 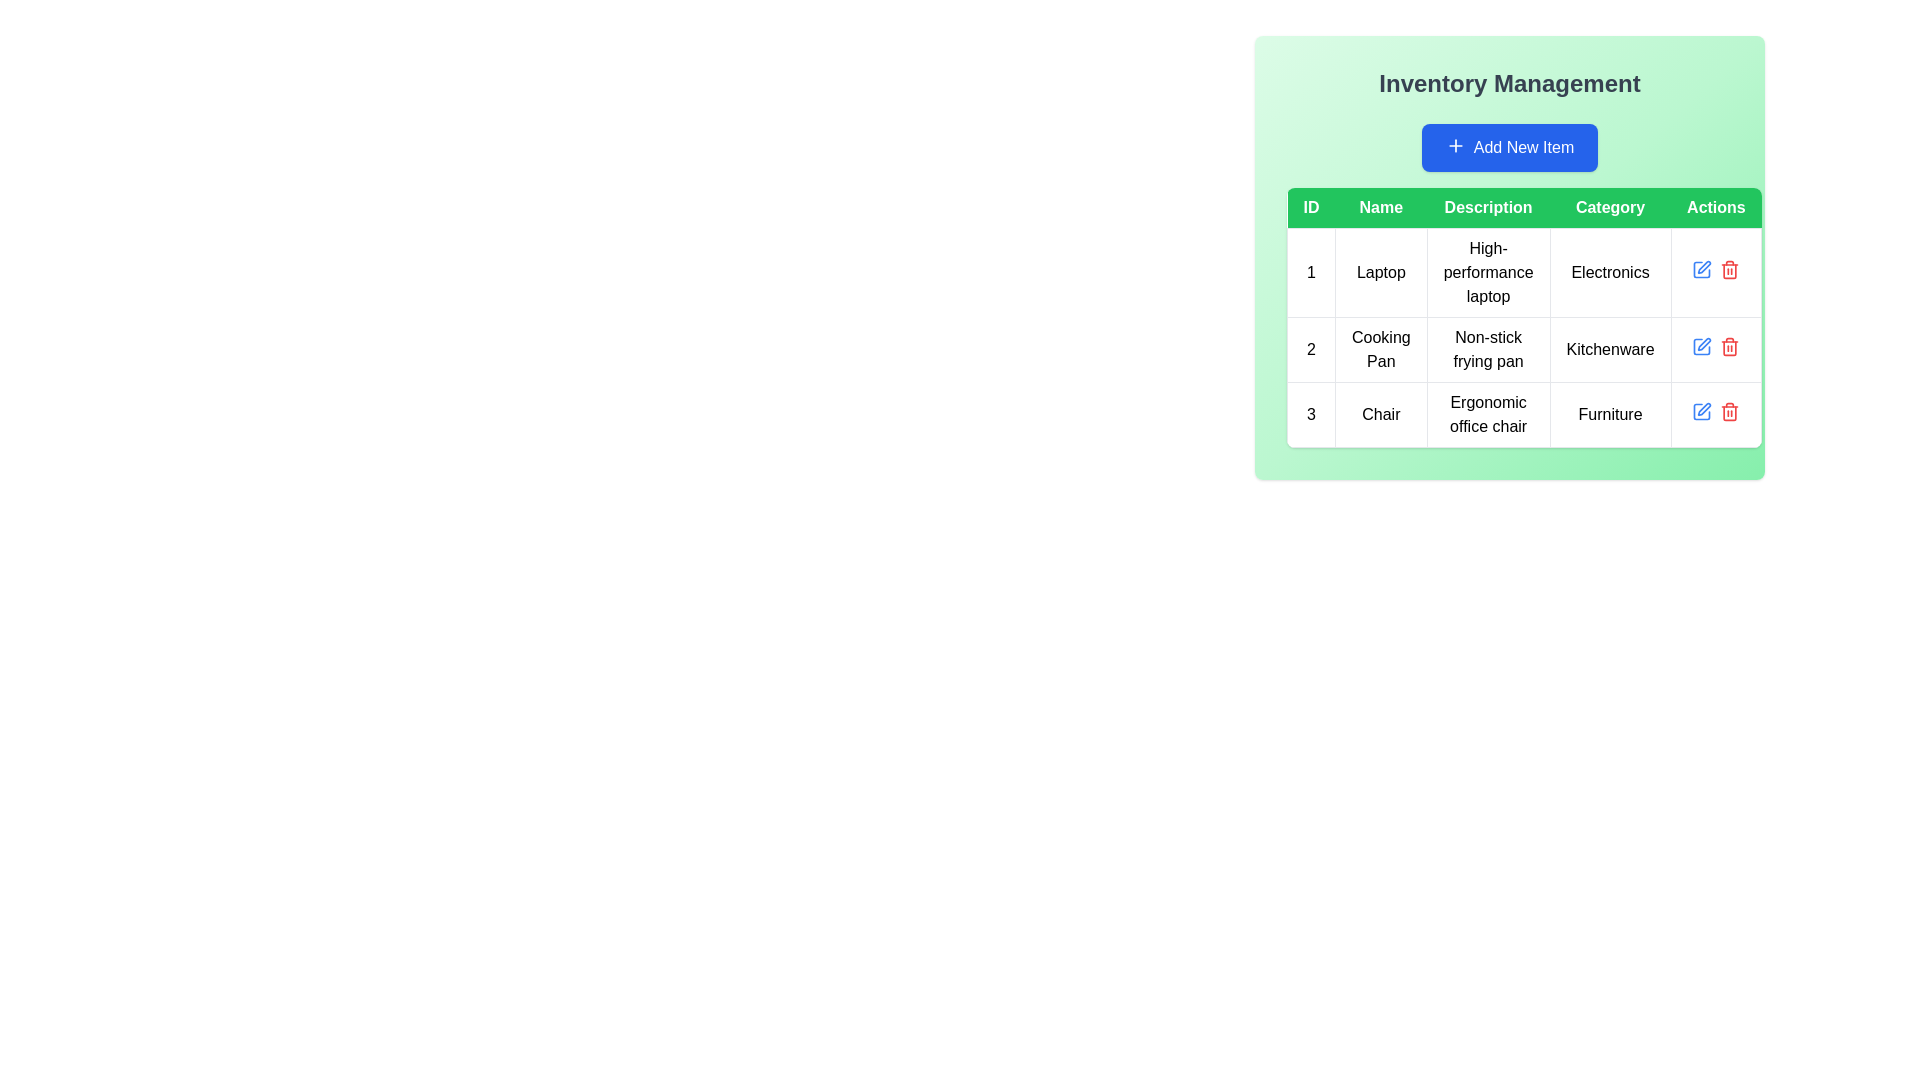 What do you see at coordinates (1701, 268) in the screenshot?
I see `the edit button in the 'Actions' column of the first row of the table corresponding to the 'Laptop' item` at bounding box center [1701, 268].